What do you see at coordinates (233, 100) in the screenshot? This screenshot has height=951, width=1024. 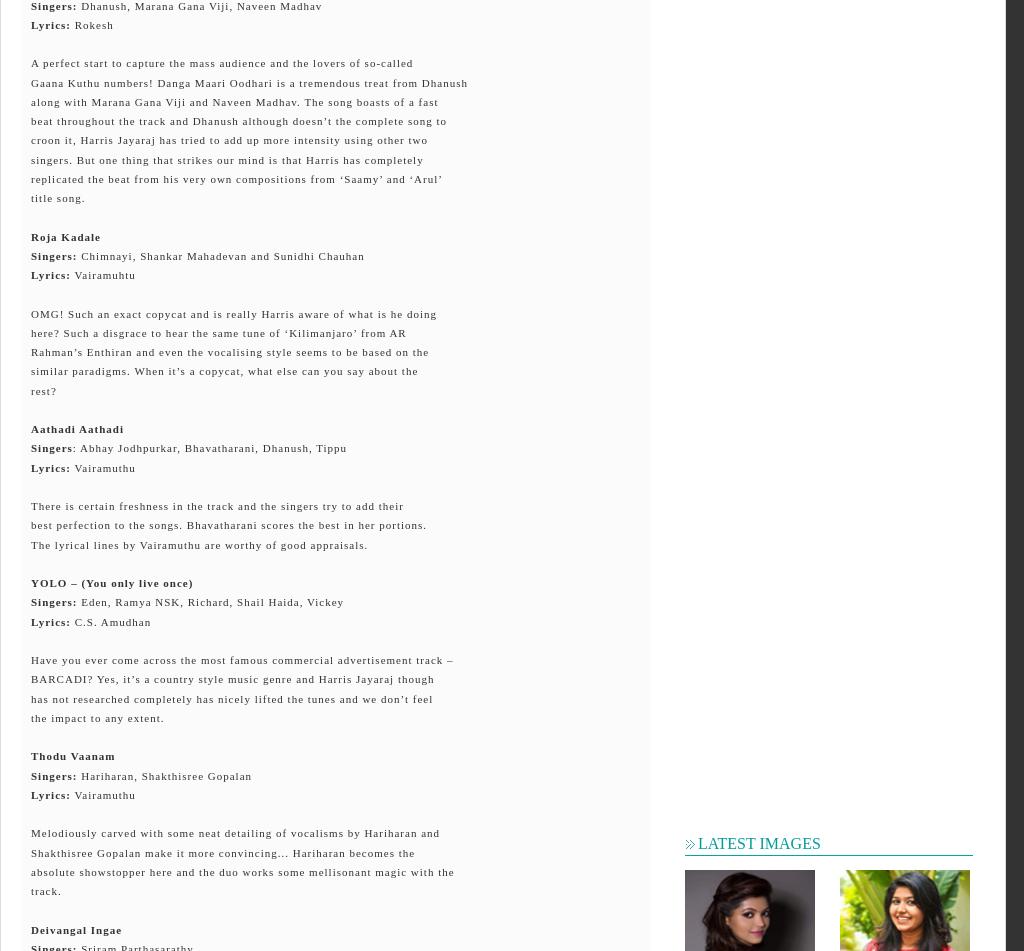 I see `'along with Marana Gana Viji and Naveen Madhav. The song boasts of a fast'` at bounding box center [233, 100].